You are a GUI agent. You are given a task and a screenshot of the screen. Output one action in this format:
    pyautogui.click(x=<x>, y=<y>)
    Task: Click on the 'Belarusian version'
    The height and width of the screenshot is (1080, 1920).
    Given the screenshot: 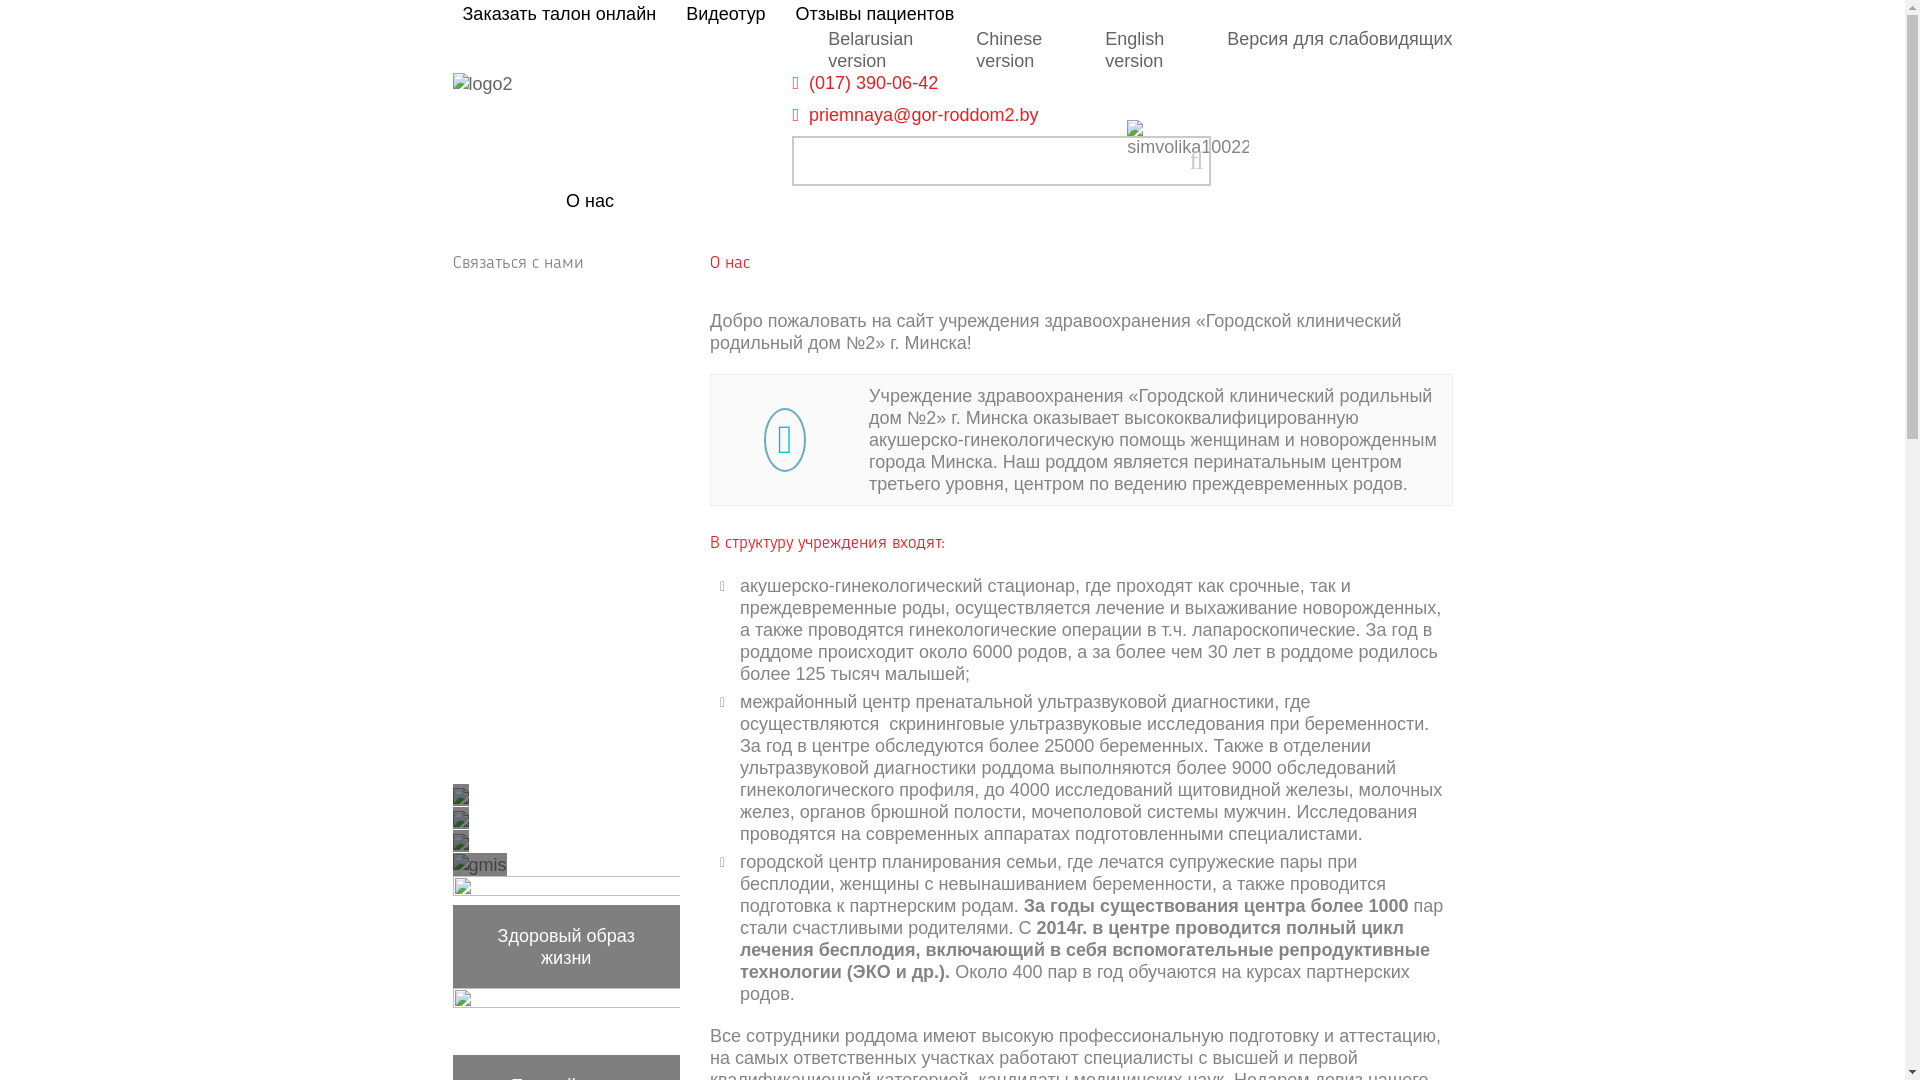 What is the action you would take?
    pyautogui.click(x=870, y=49)
    